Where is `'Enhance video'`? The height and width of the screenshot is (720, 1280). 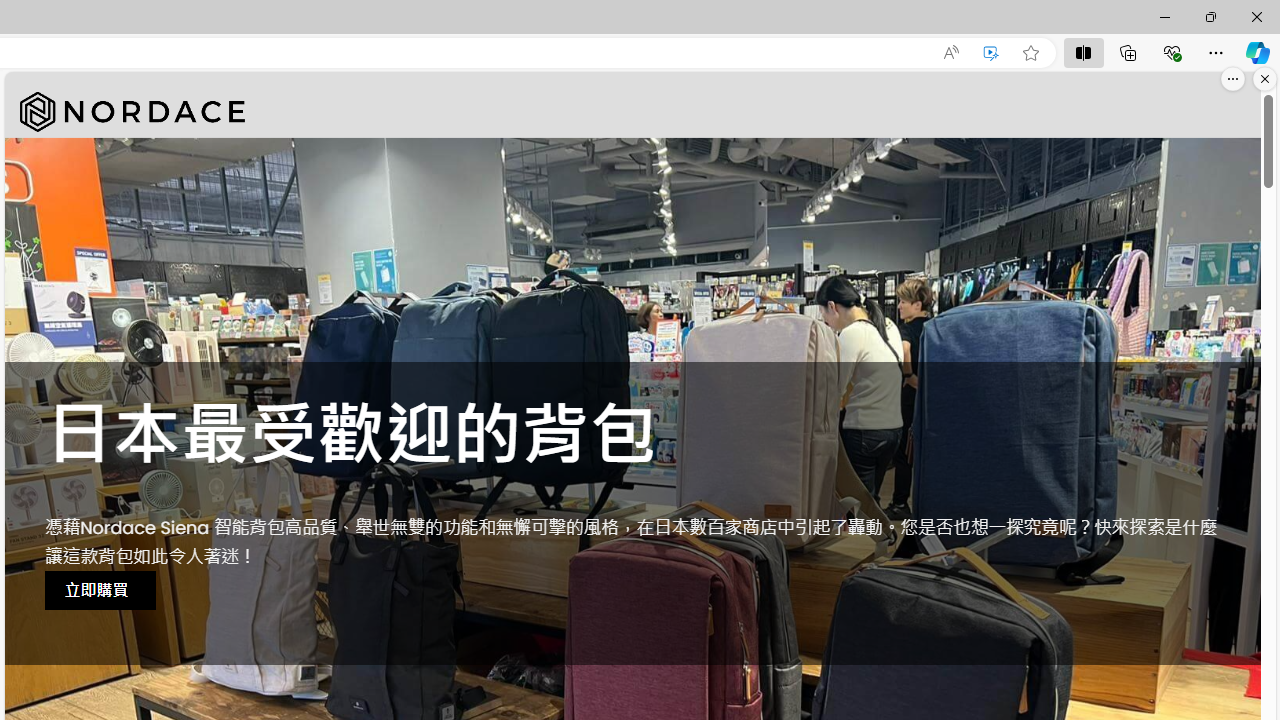 'Enhance video' is located at coordinates (991, 52).